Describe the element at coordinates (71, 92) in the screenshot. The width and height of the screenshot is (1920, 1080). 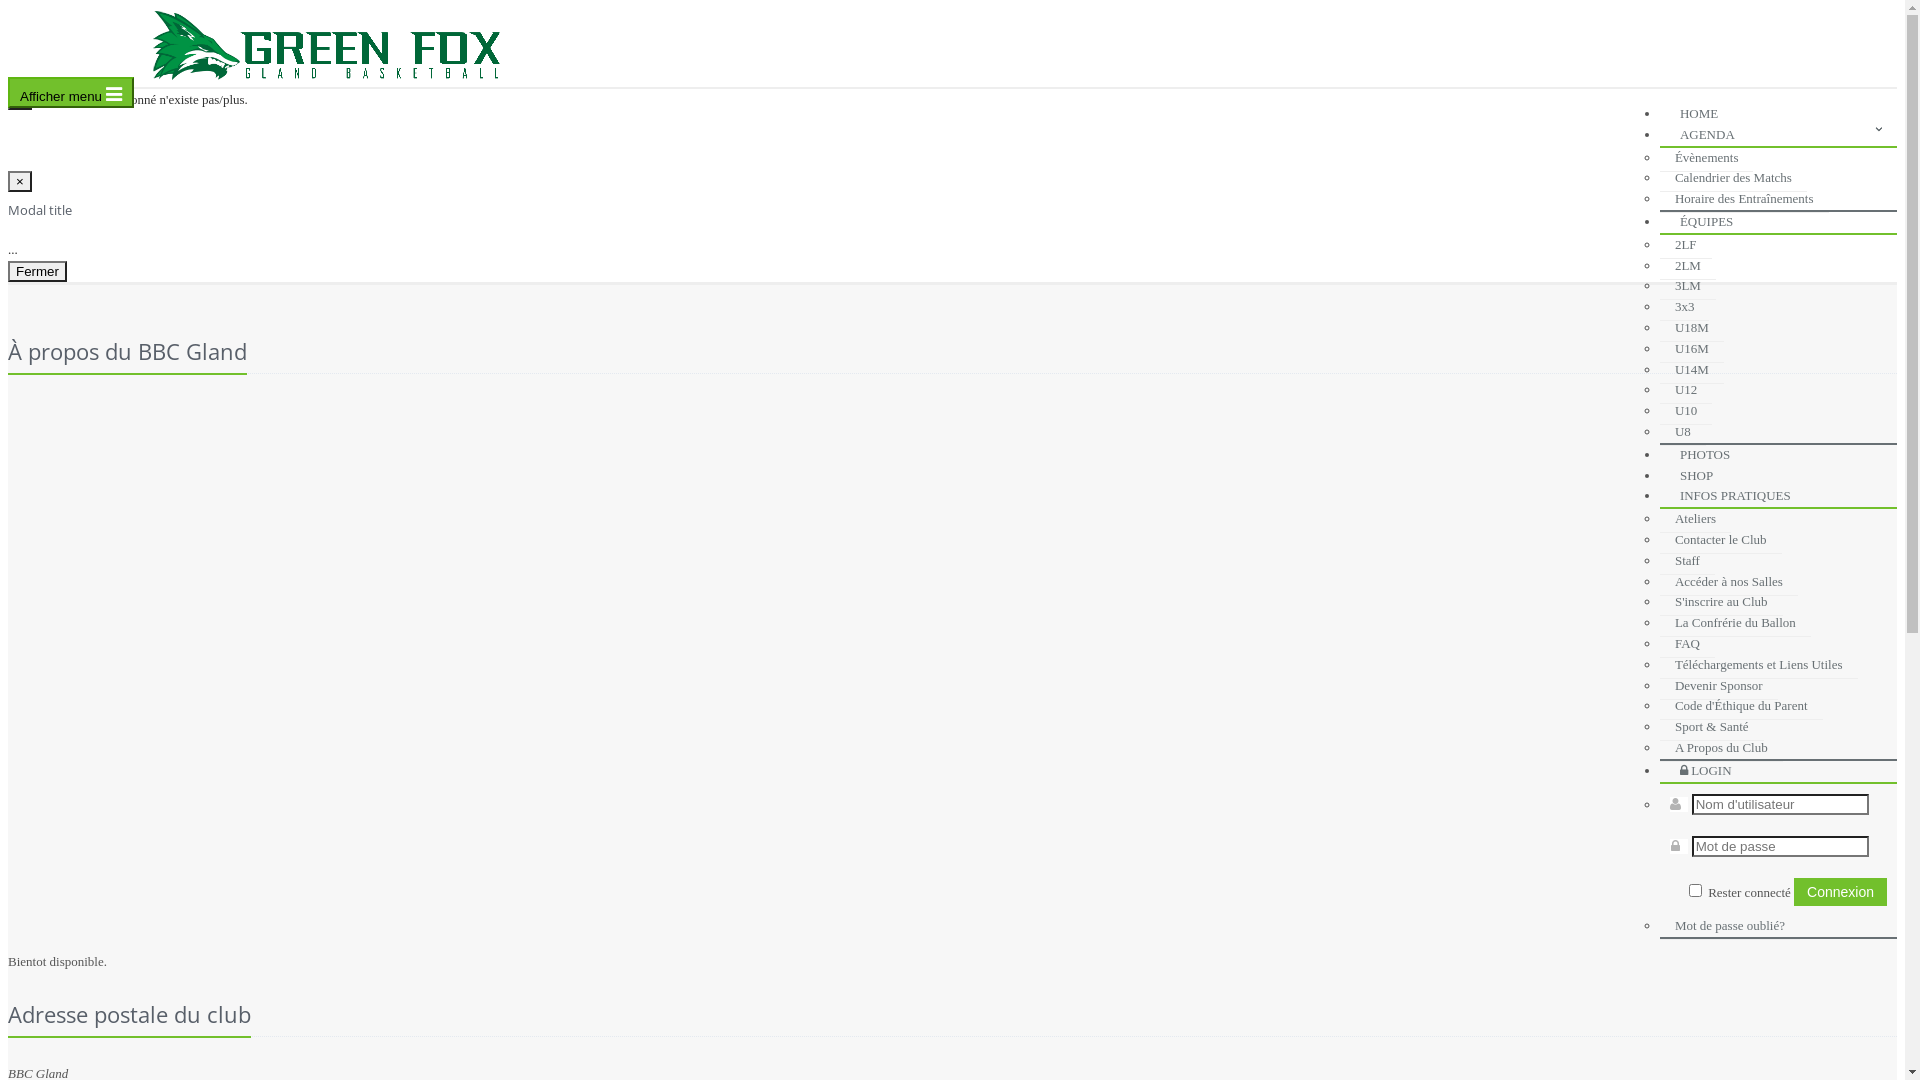
I see `'Afficher menu'` at that location.